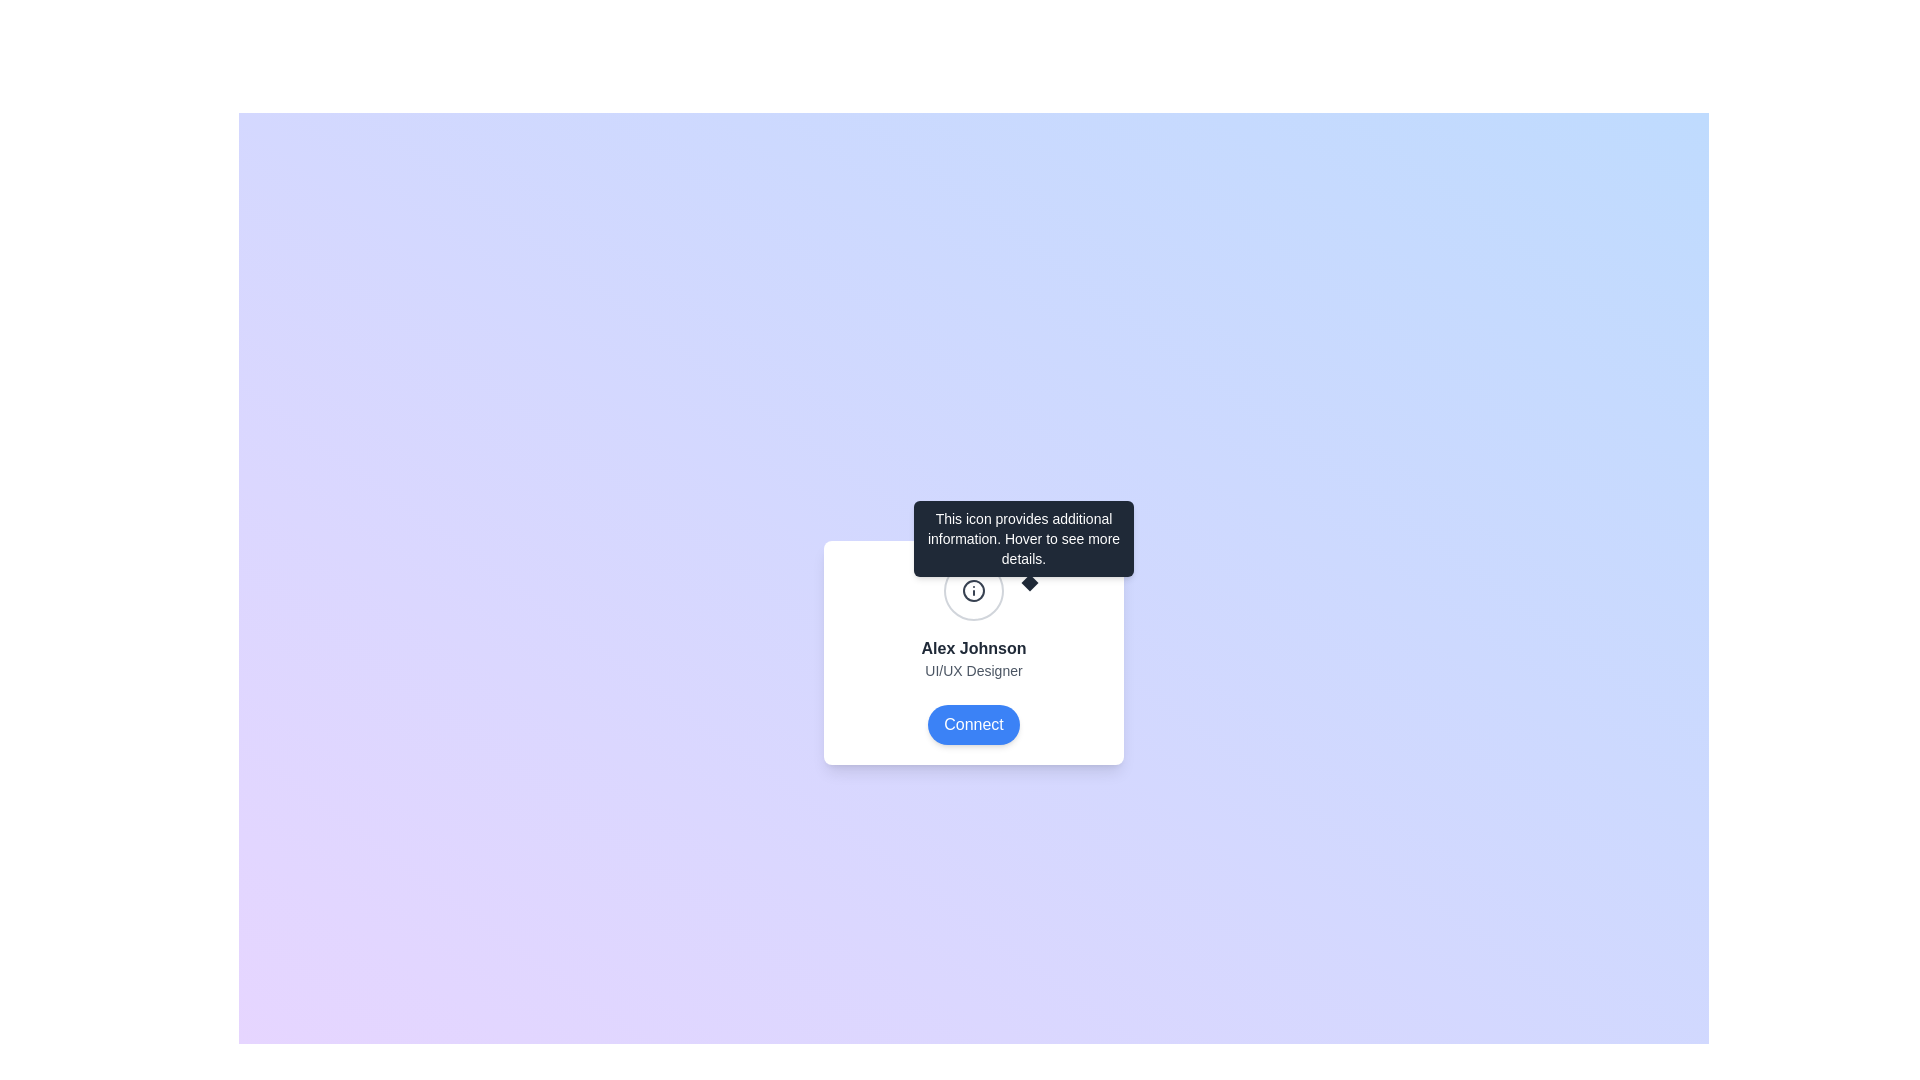 The image size is (1920, 1080). What do you see at coordinates (974, 589) in the screenshot?
I see `the circular element with a defined border that is part of the information icon located at the top center of the user card displaying details for 'Alex Johnson, UI/UX Designer.'` at bounding box center [974, 589].